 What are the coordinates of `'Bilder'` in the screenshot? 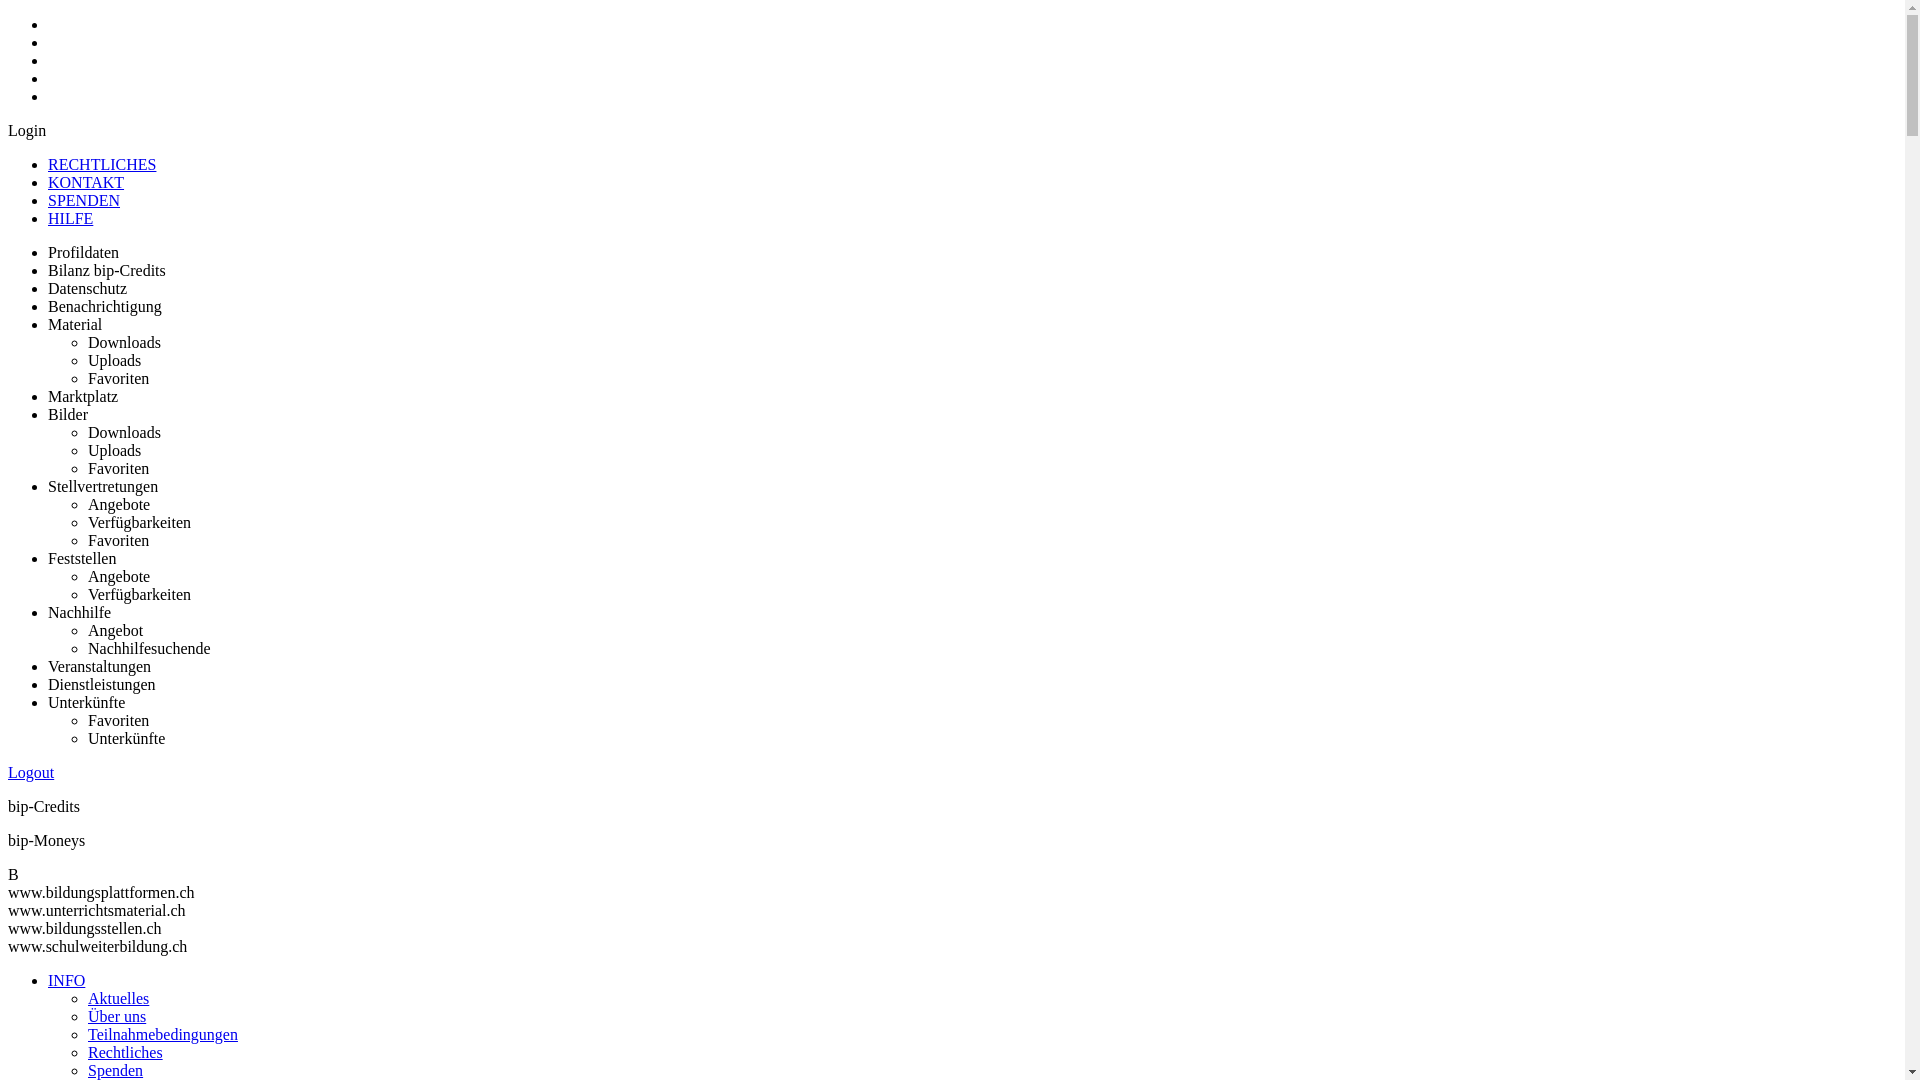 It's located at (67, 413).